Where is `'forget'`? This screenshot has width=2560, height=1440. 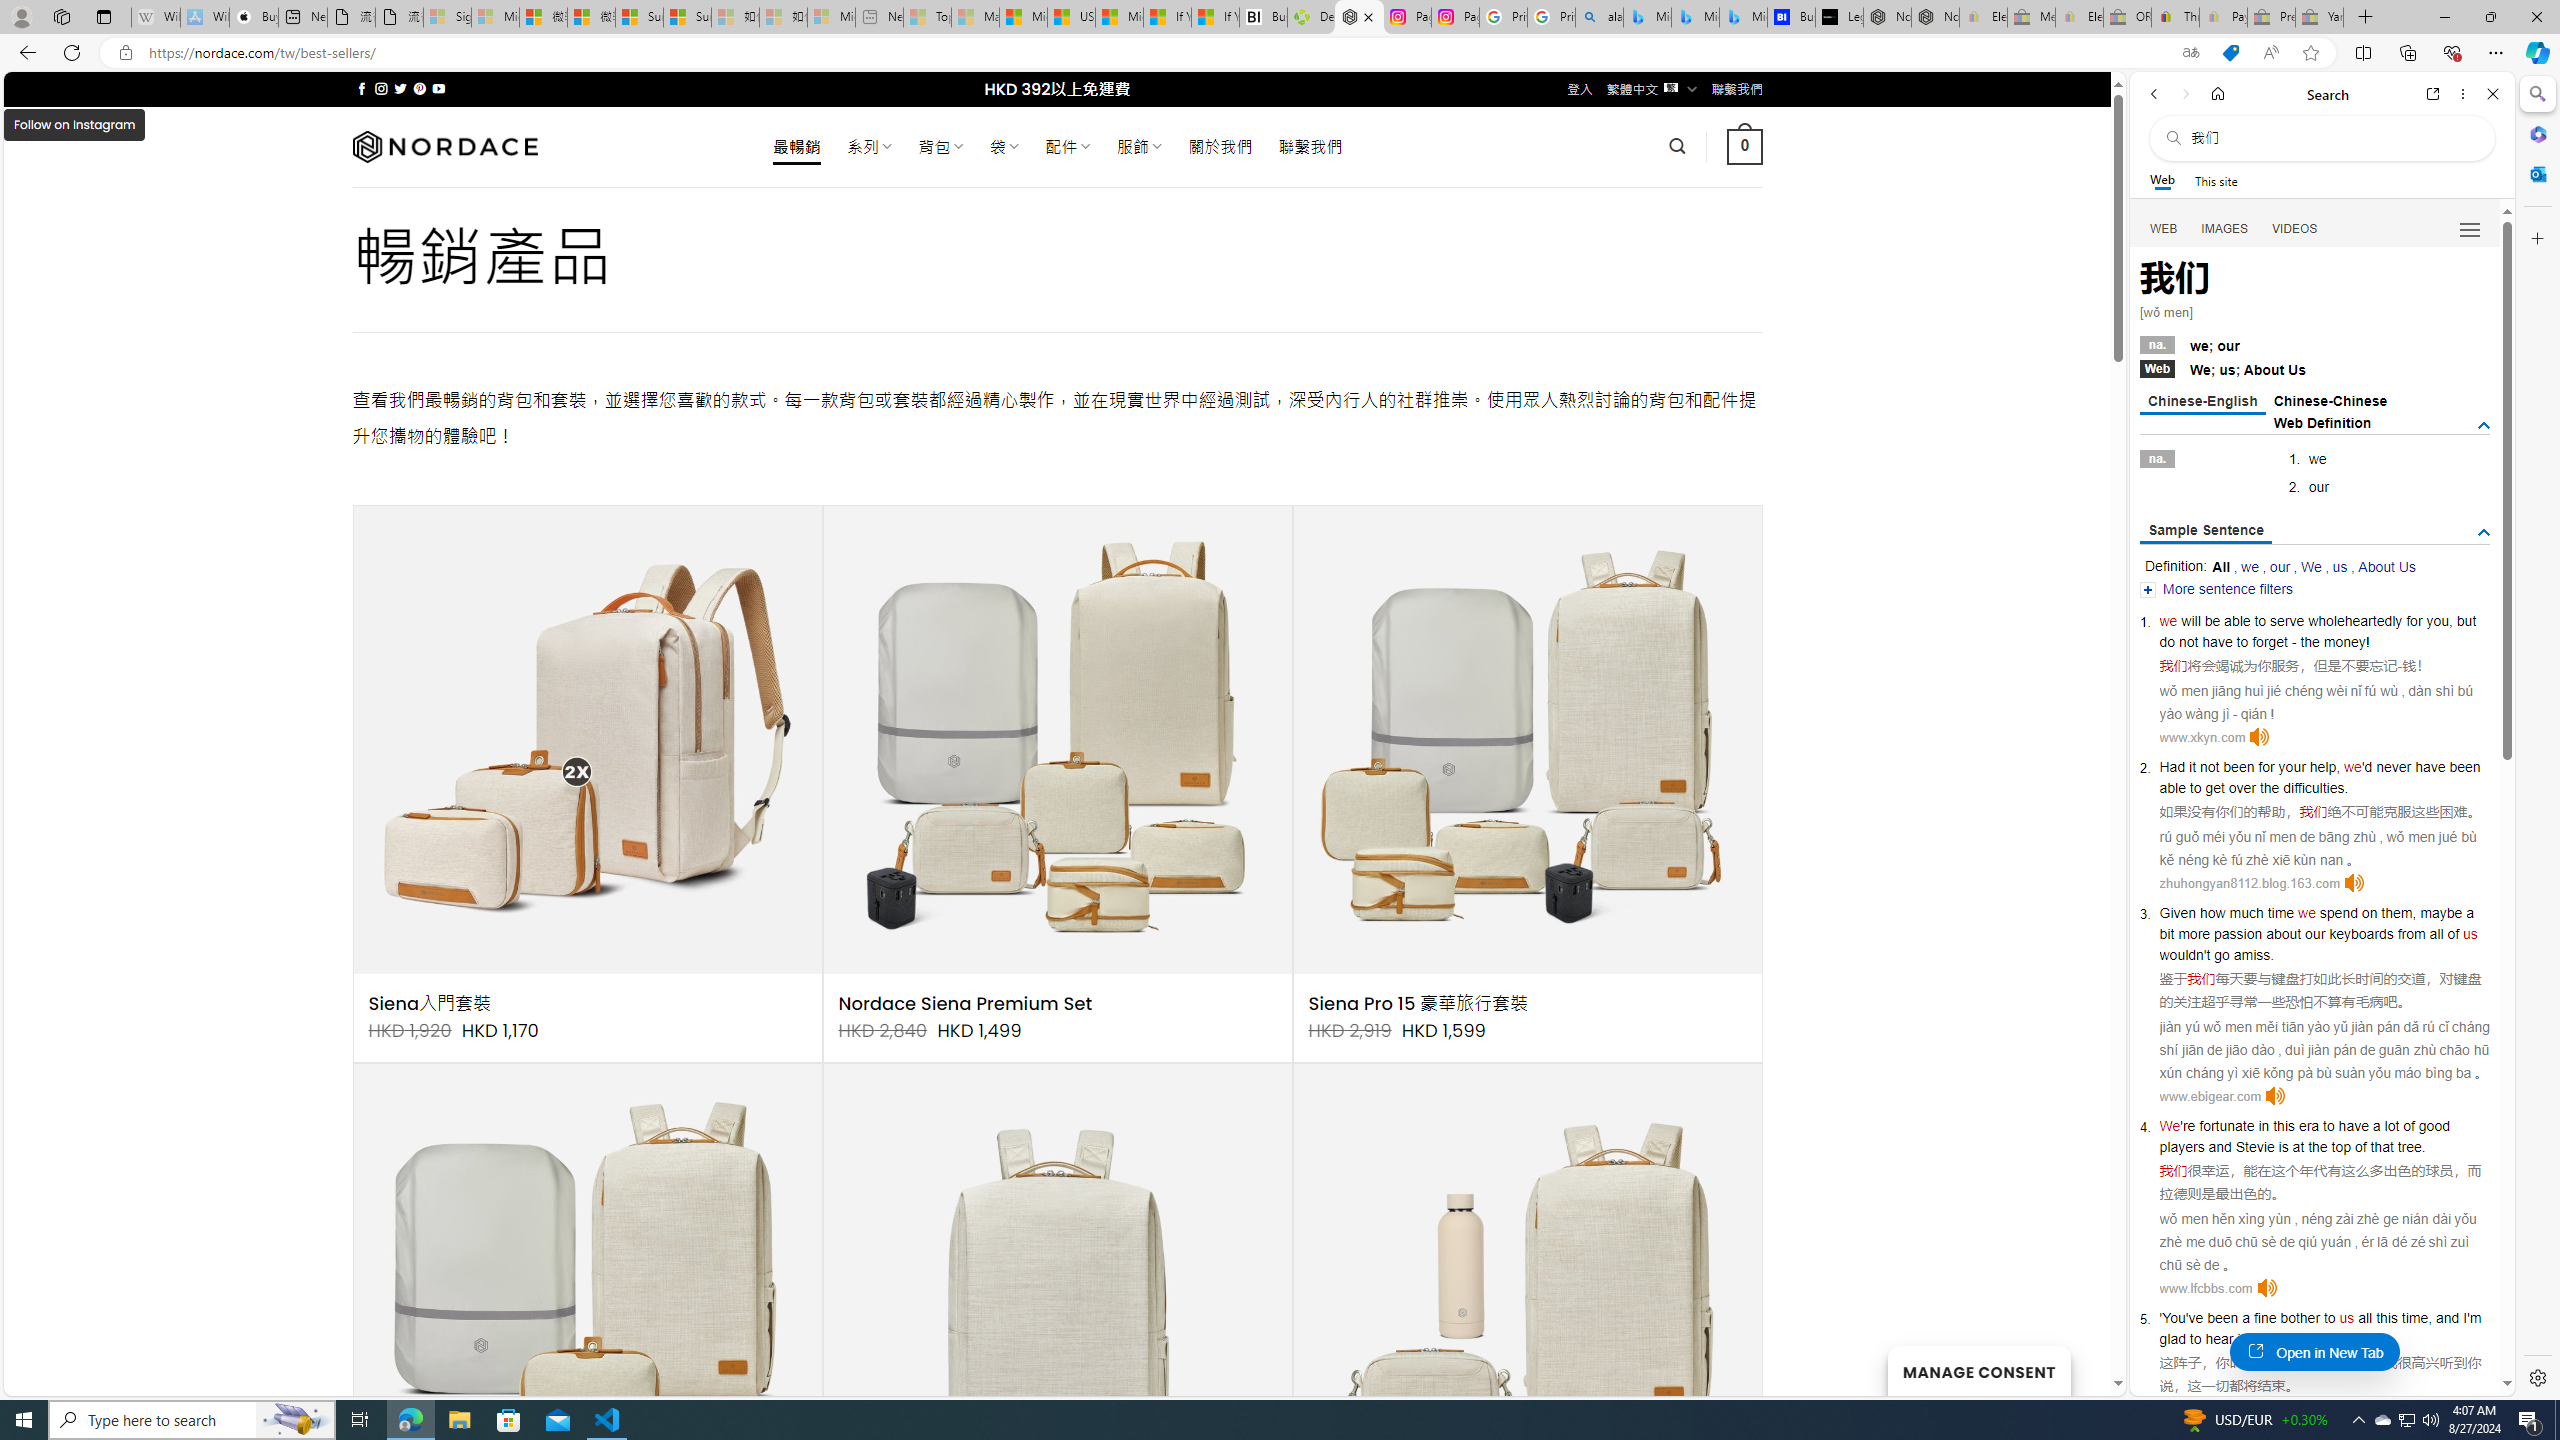
'forget' is located at coordinates (2270, 640).